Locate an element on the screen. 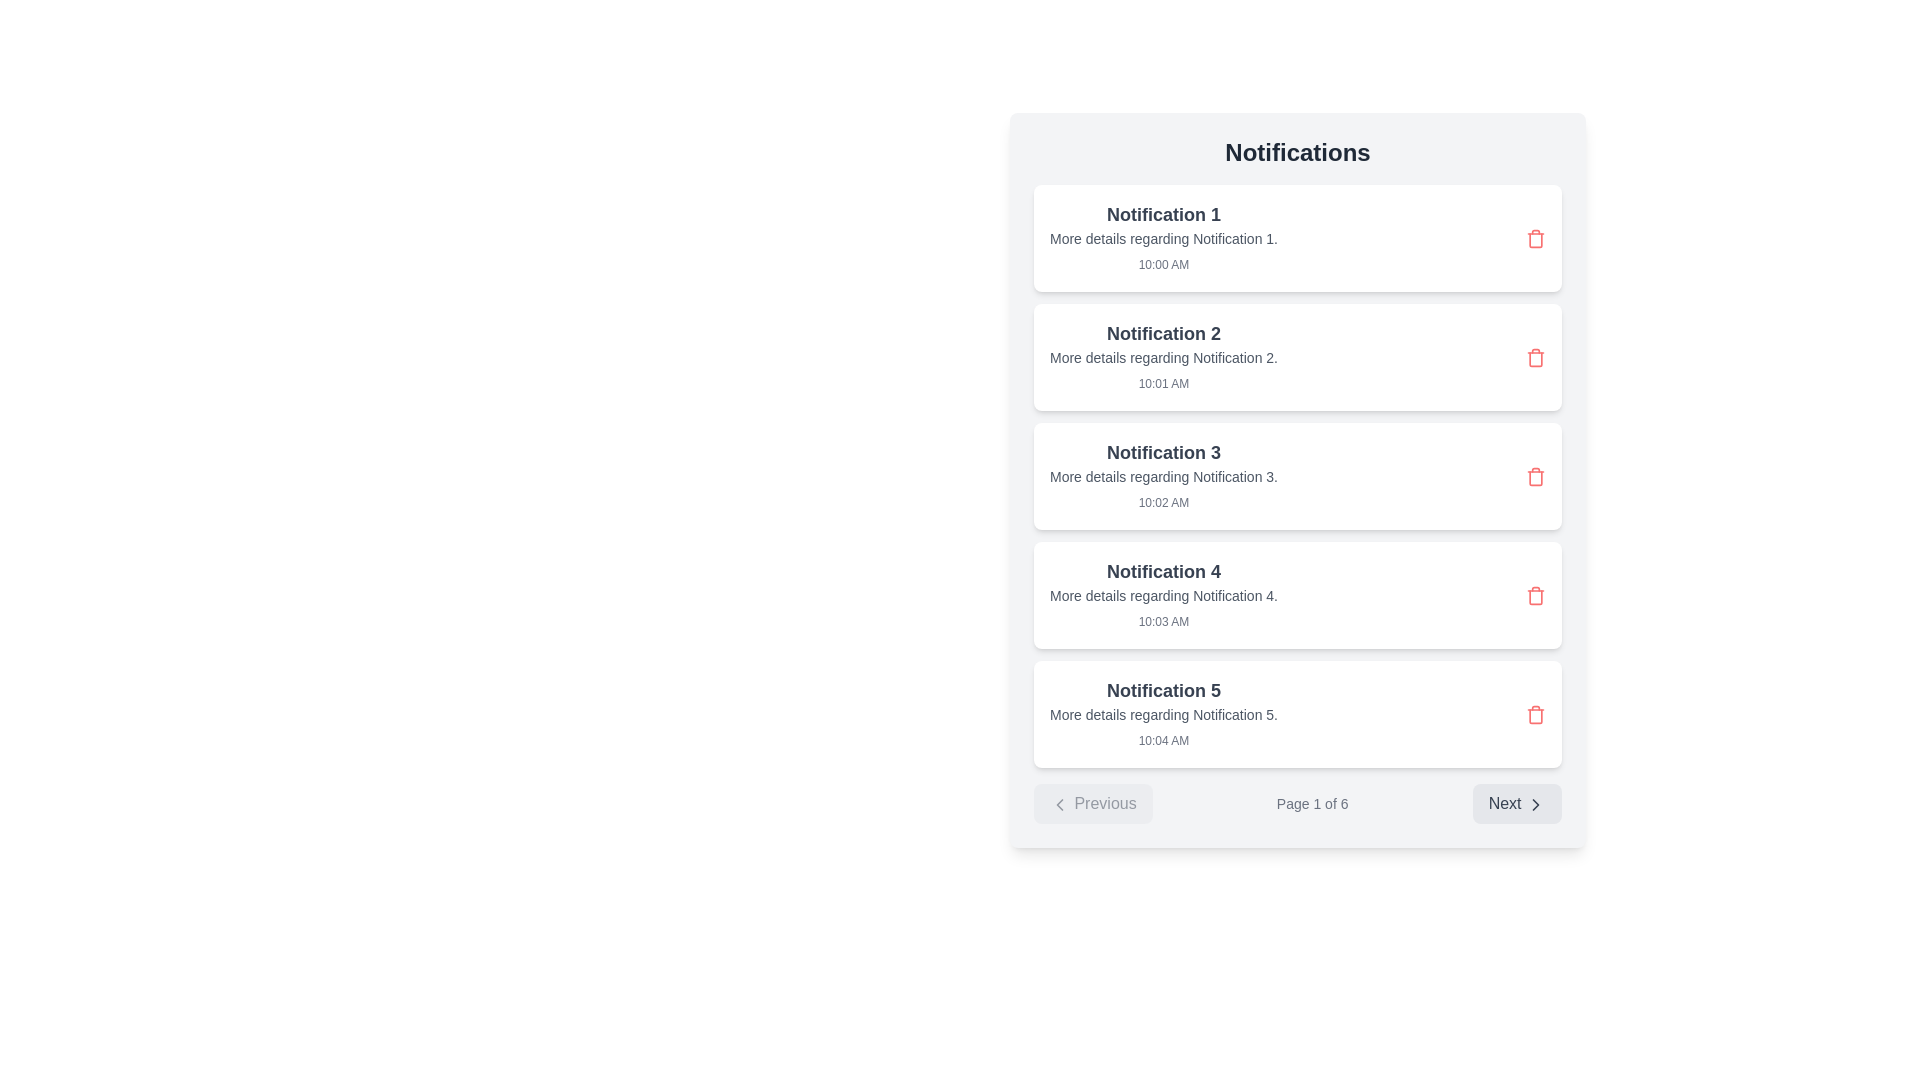 The height and width of the screenshot is (1080, 1920). description text of the Notification card which contains 'More details regarding Notification 4.' This card is the fourth in a vertical list of notifications, located below 'Notification 3.' is located at coordinates (1164, 594).